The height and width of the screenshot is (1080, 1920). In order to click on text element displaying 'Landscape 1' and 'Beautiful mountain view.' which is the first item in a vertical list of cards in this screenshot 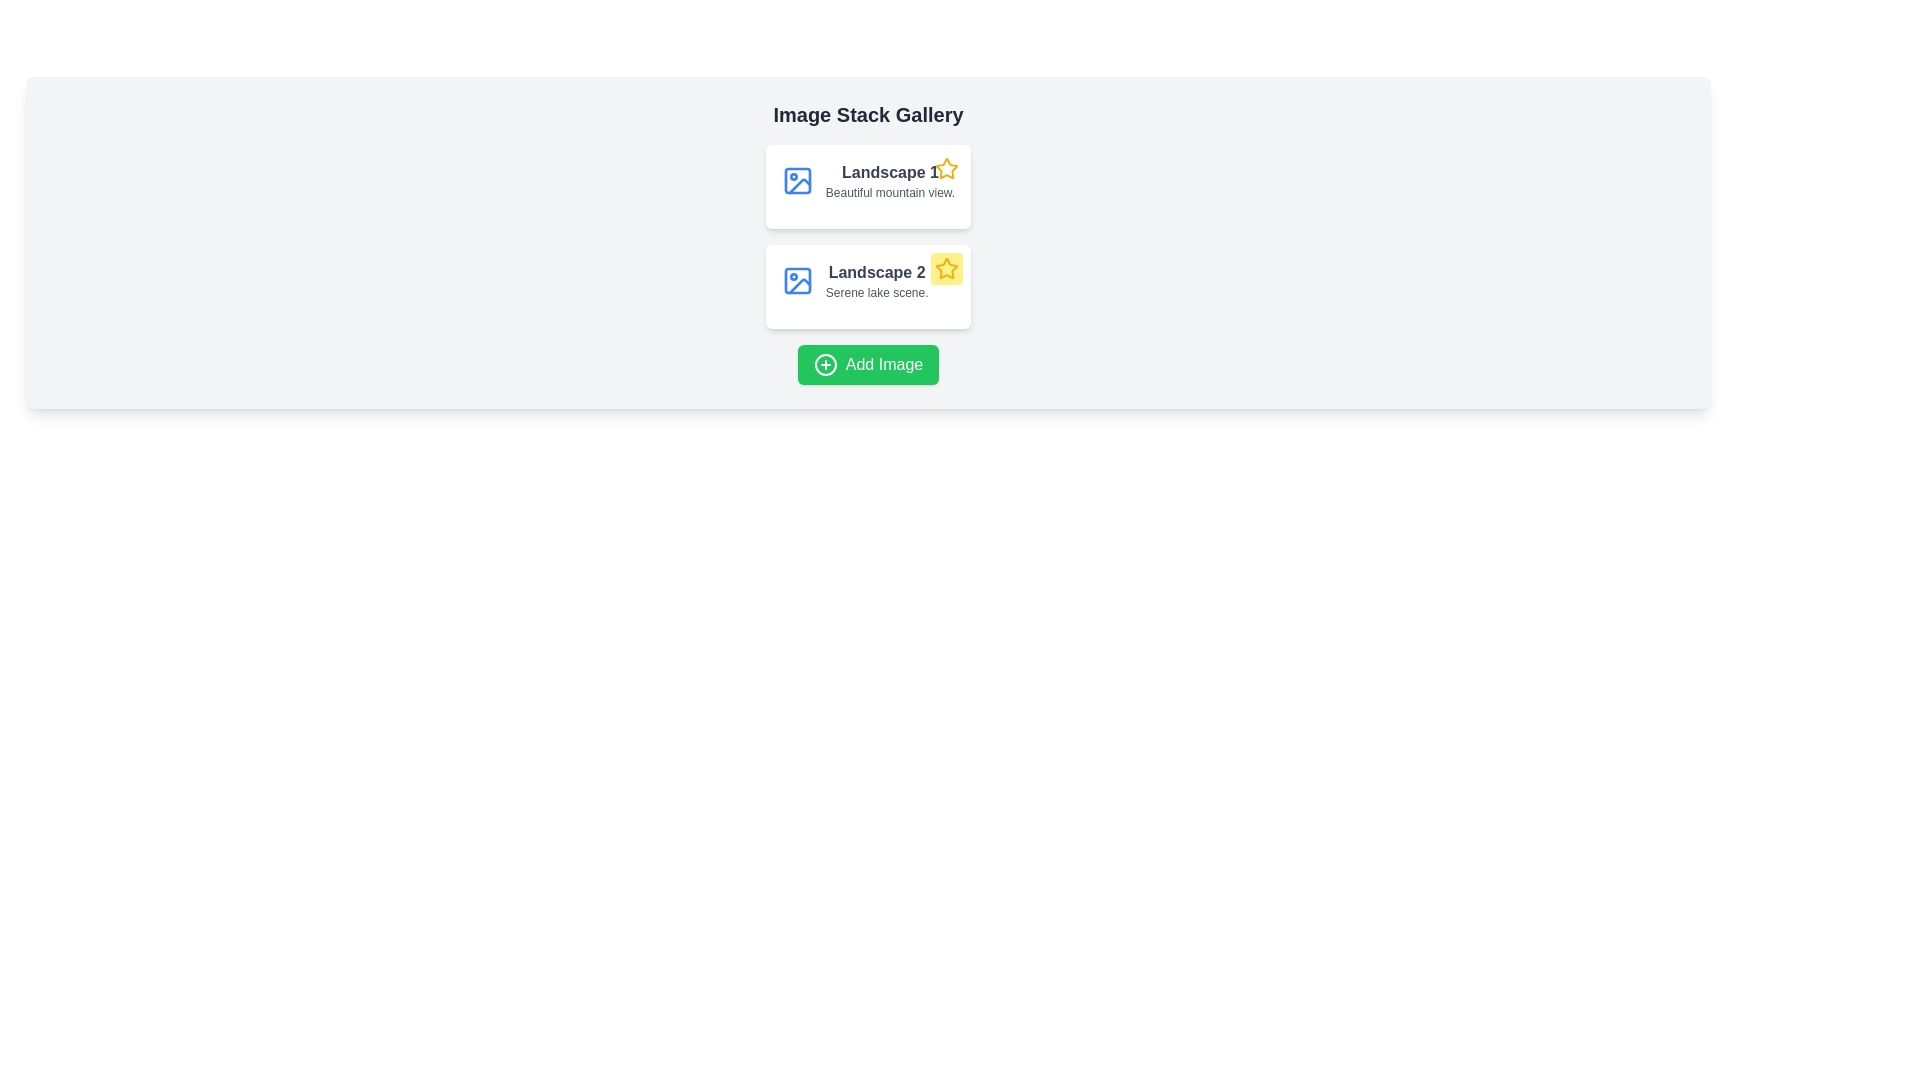, I will do `click(889, 181)`.